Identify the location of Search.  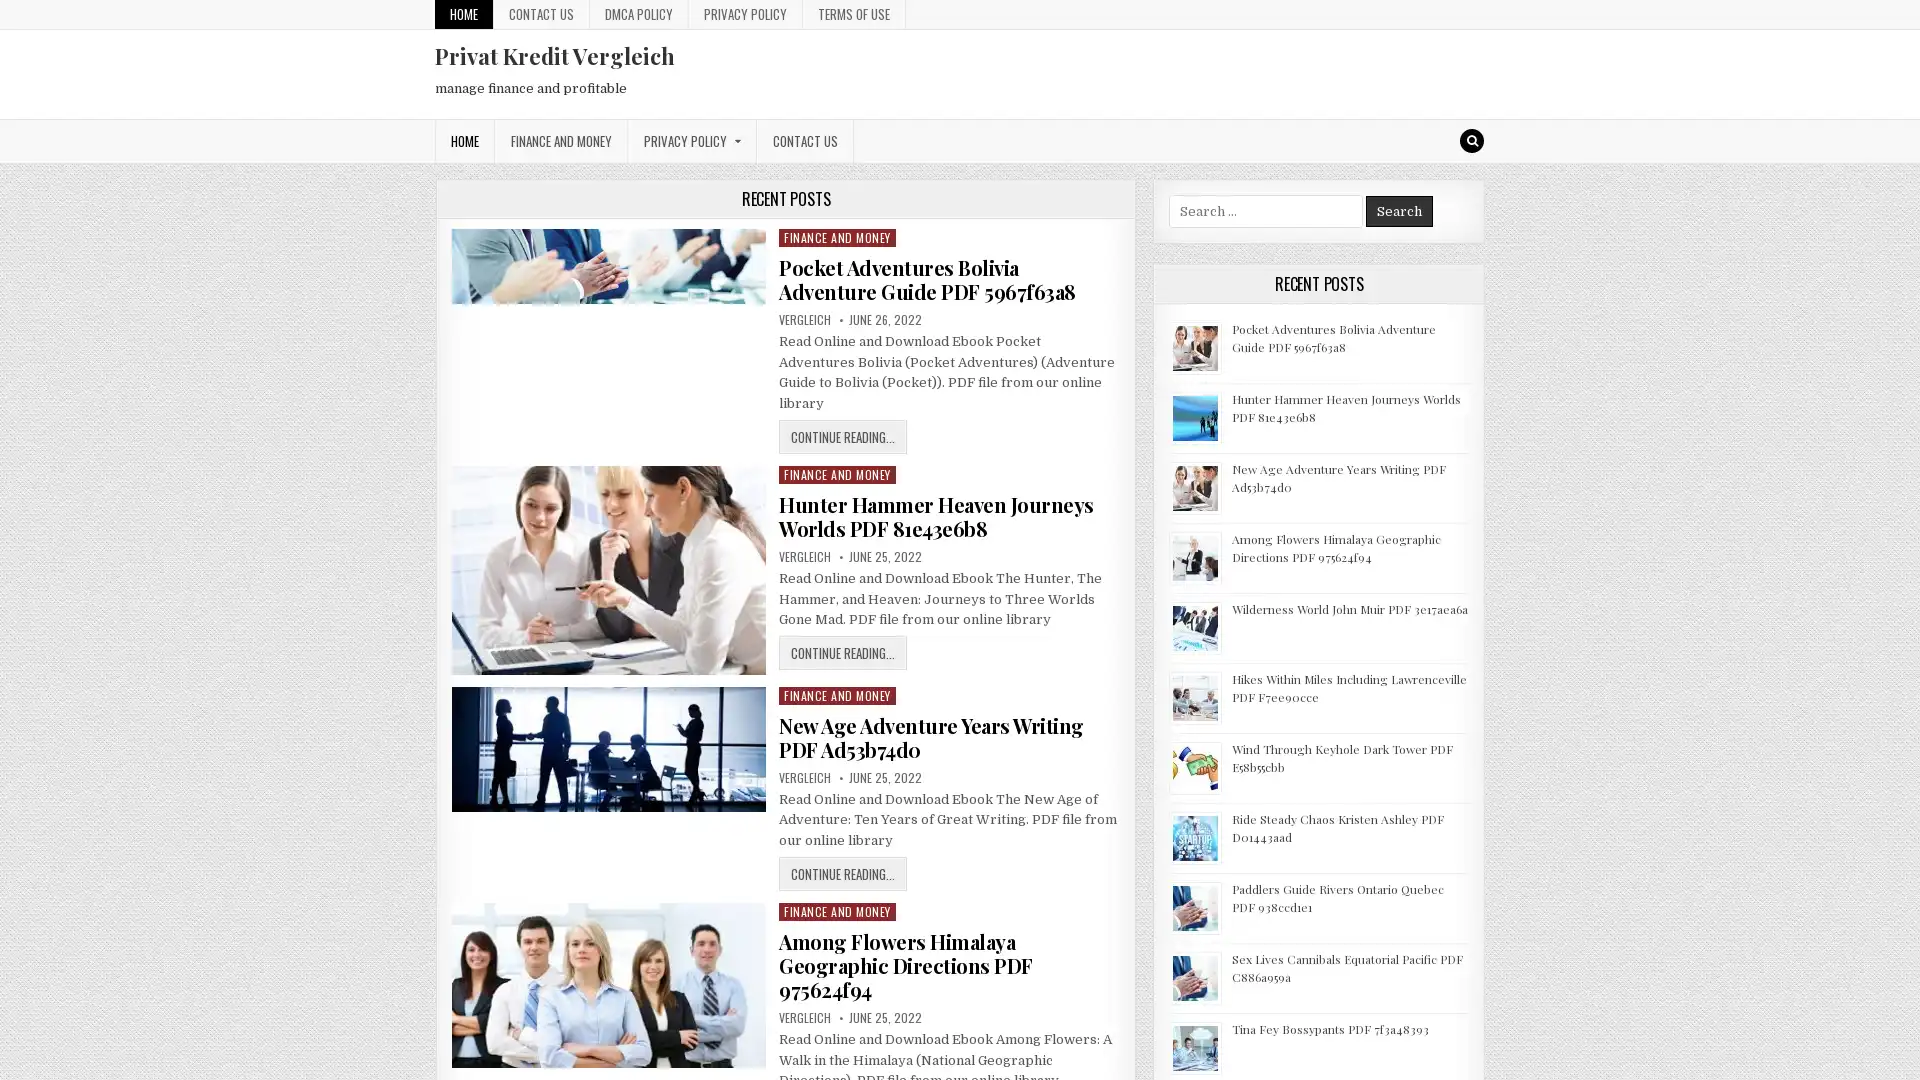
(1398, 211).